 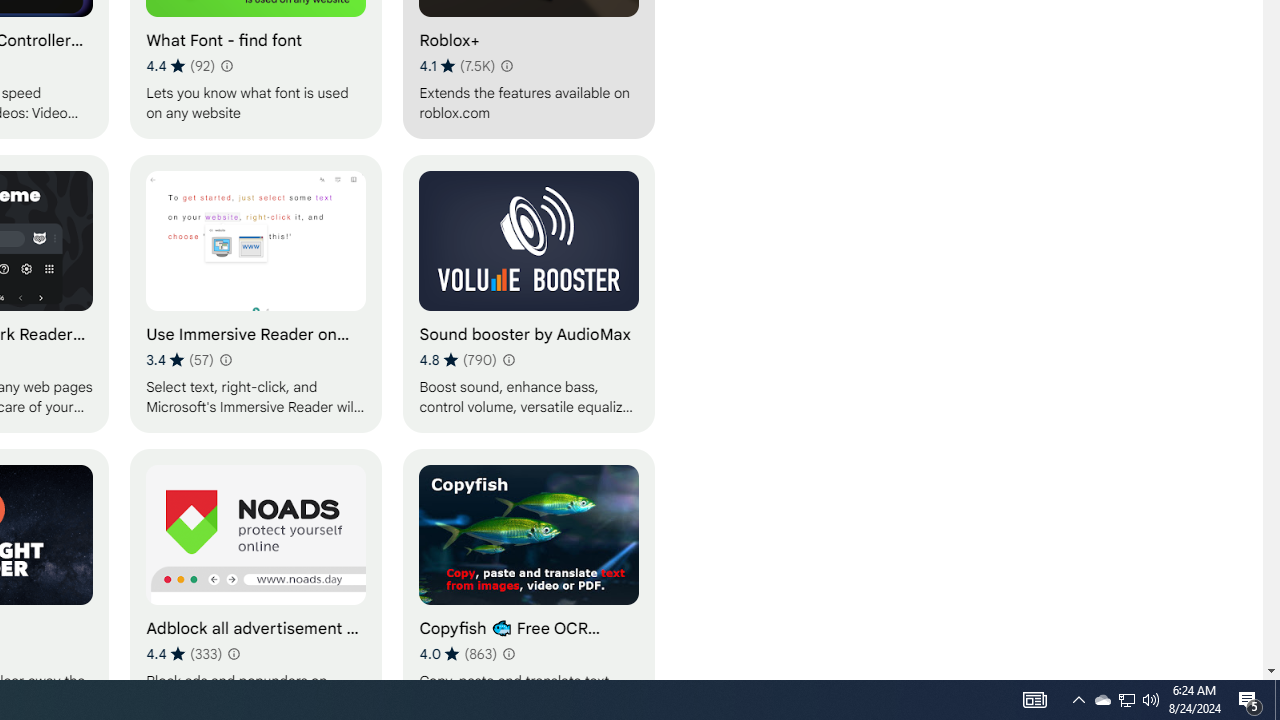 I want to click on 'Average rating 4.4 out of 5 stars. 333 ratings.', so click(x=184, y=653).